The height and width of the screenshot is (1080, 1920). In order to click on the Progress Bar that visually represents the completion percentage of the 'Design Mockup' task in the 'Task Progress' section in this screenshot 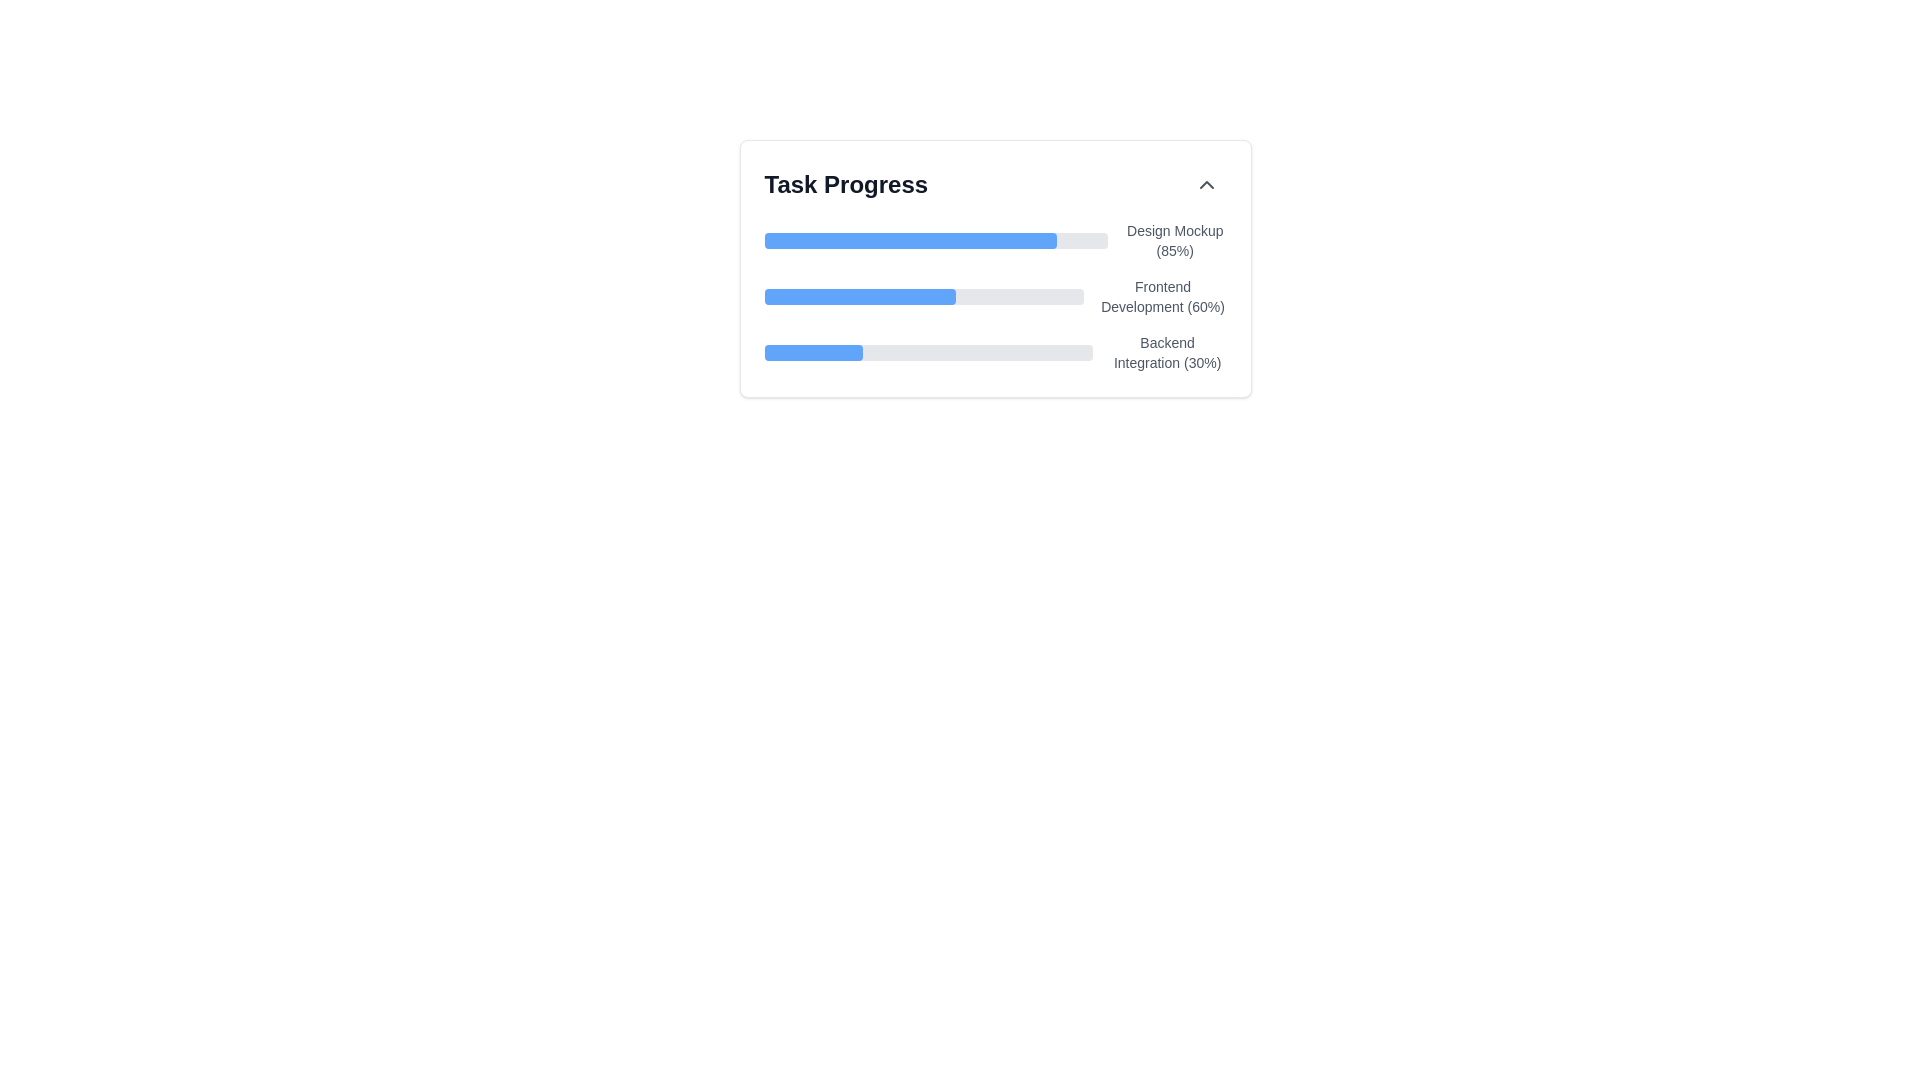, I will do `click(935, 239)`.